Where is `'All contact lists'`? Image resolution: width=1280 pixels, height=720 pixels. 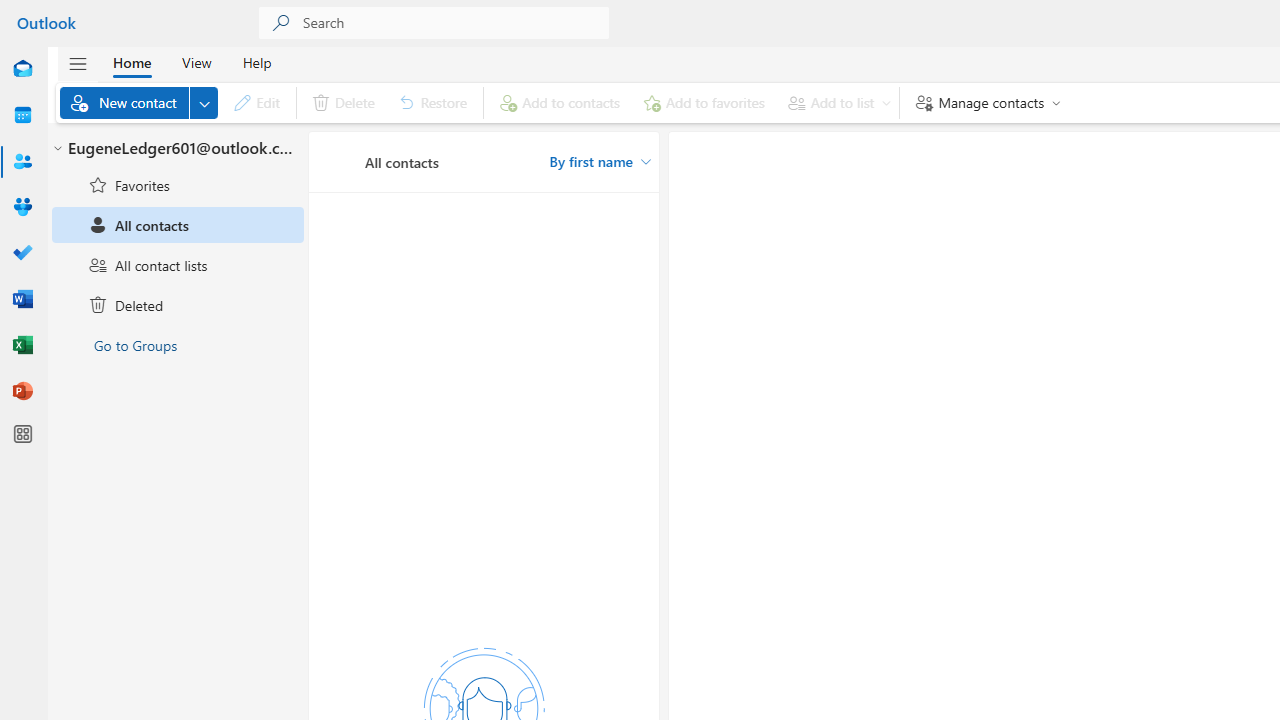
'All contact lists' is located at coordinates (178, 263).